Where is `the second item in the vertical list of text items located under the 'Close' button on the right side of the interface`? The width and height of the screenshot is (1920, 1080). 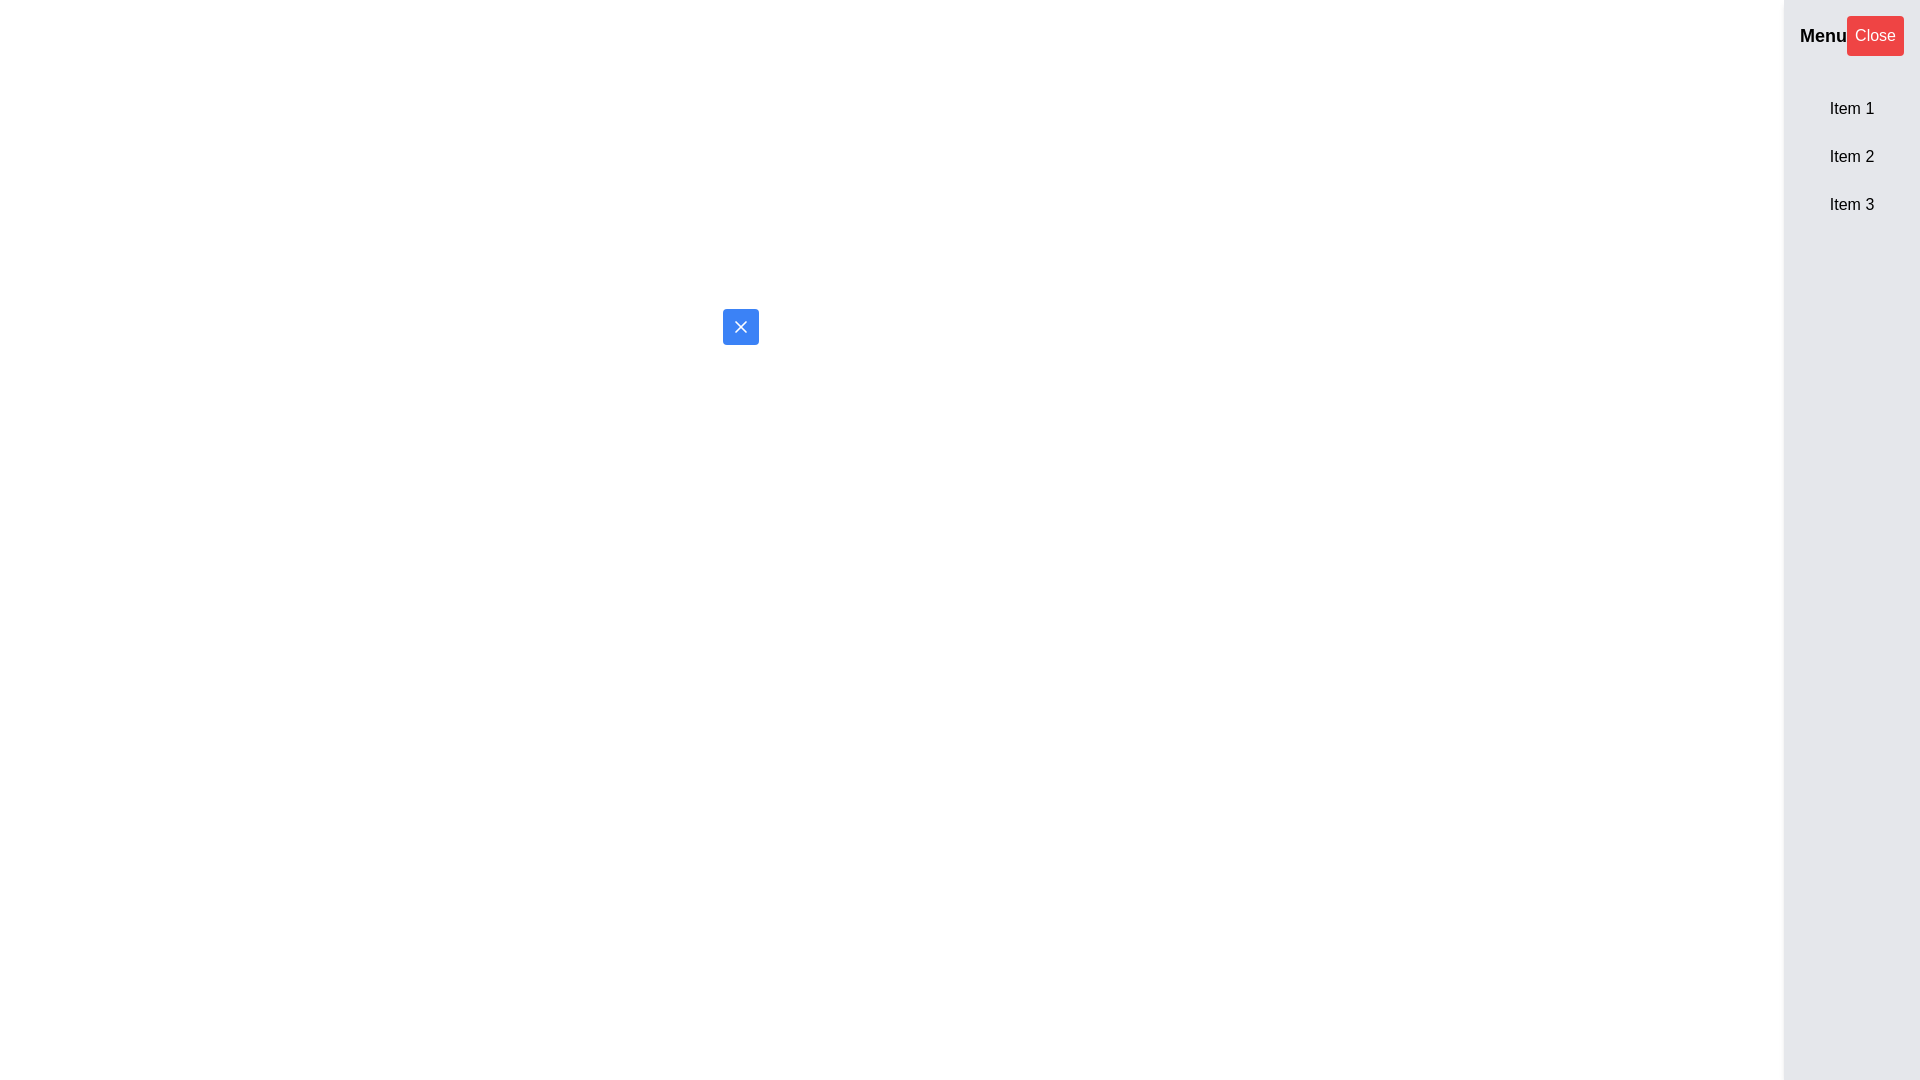
the second item in the vertical list of text items located under the 'Close' button on the right side of the interface is located at coordinates (1851, 156).